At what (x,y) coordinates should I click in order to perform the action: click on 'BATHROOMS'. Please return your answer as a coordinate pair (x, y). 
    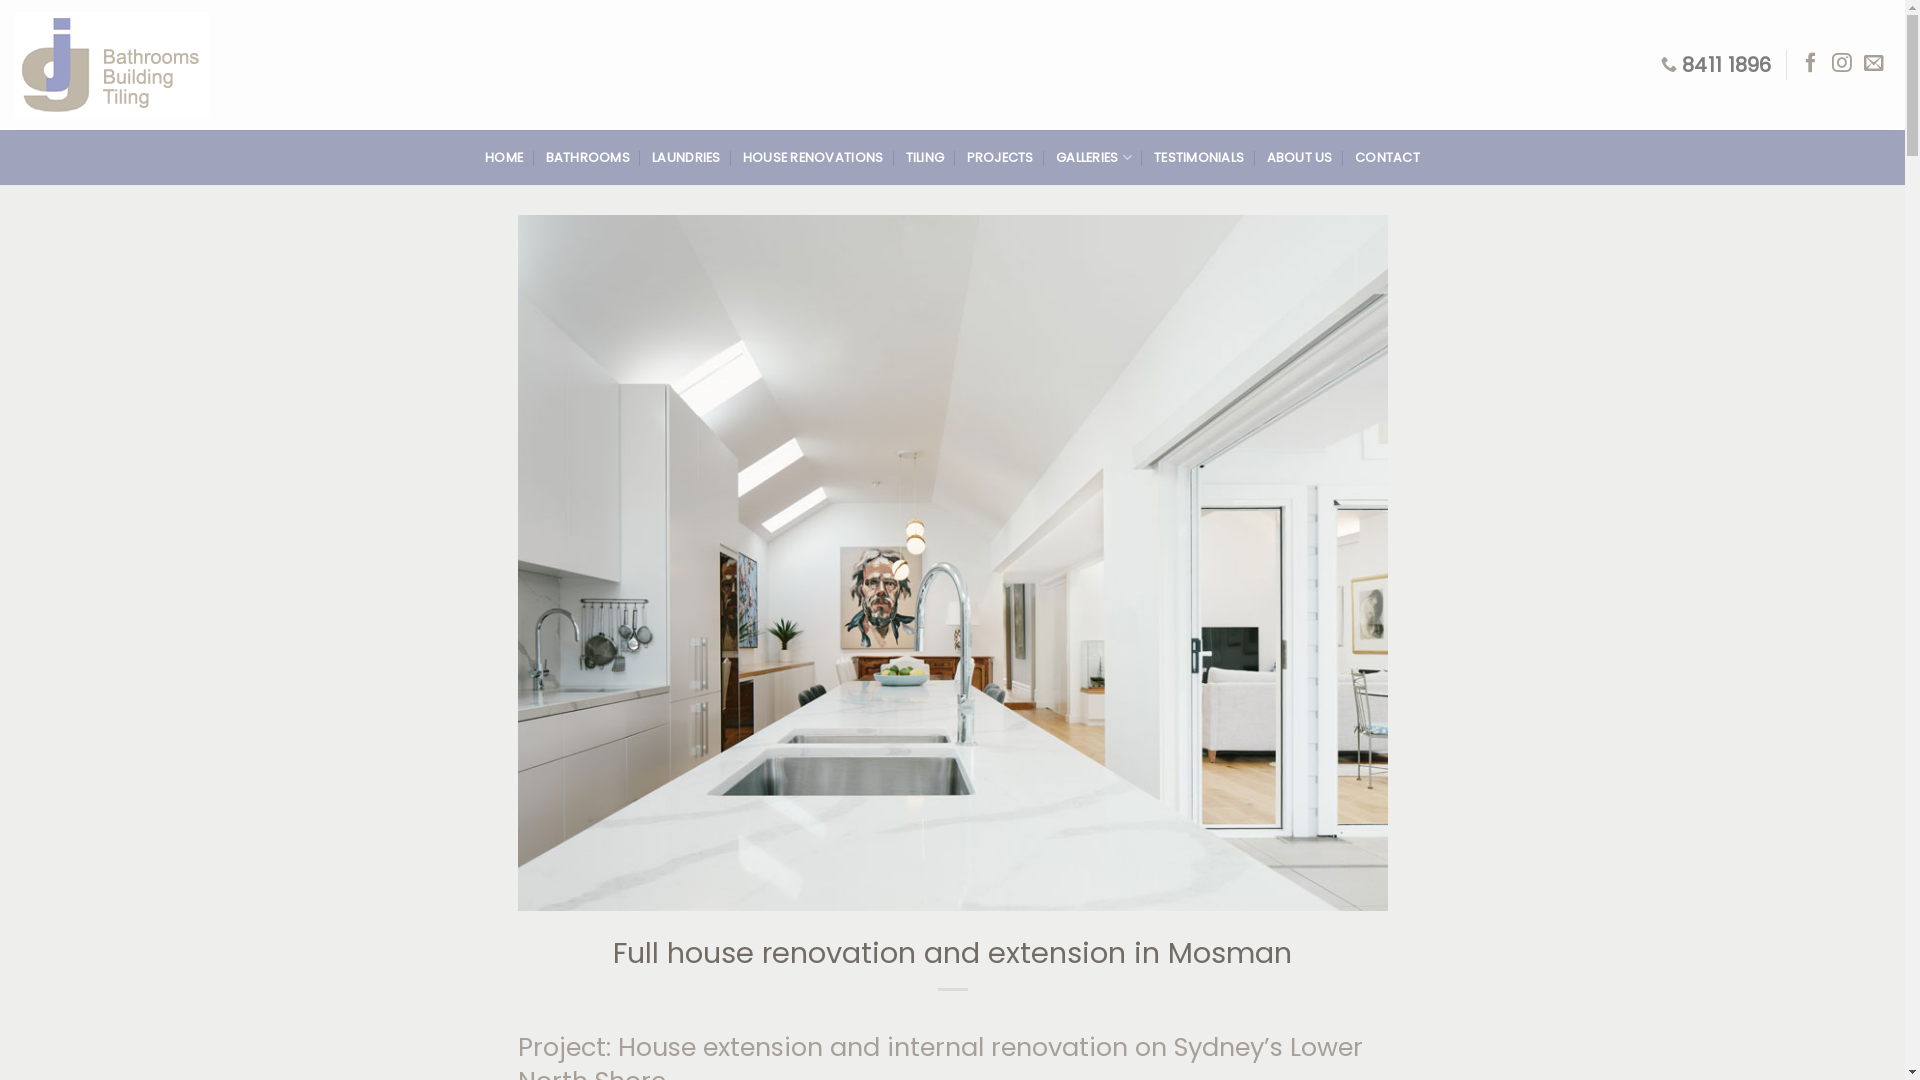
    Looking at the image, I should click on (587, 157).